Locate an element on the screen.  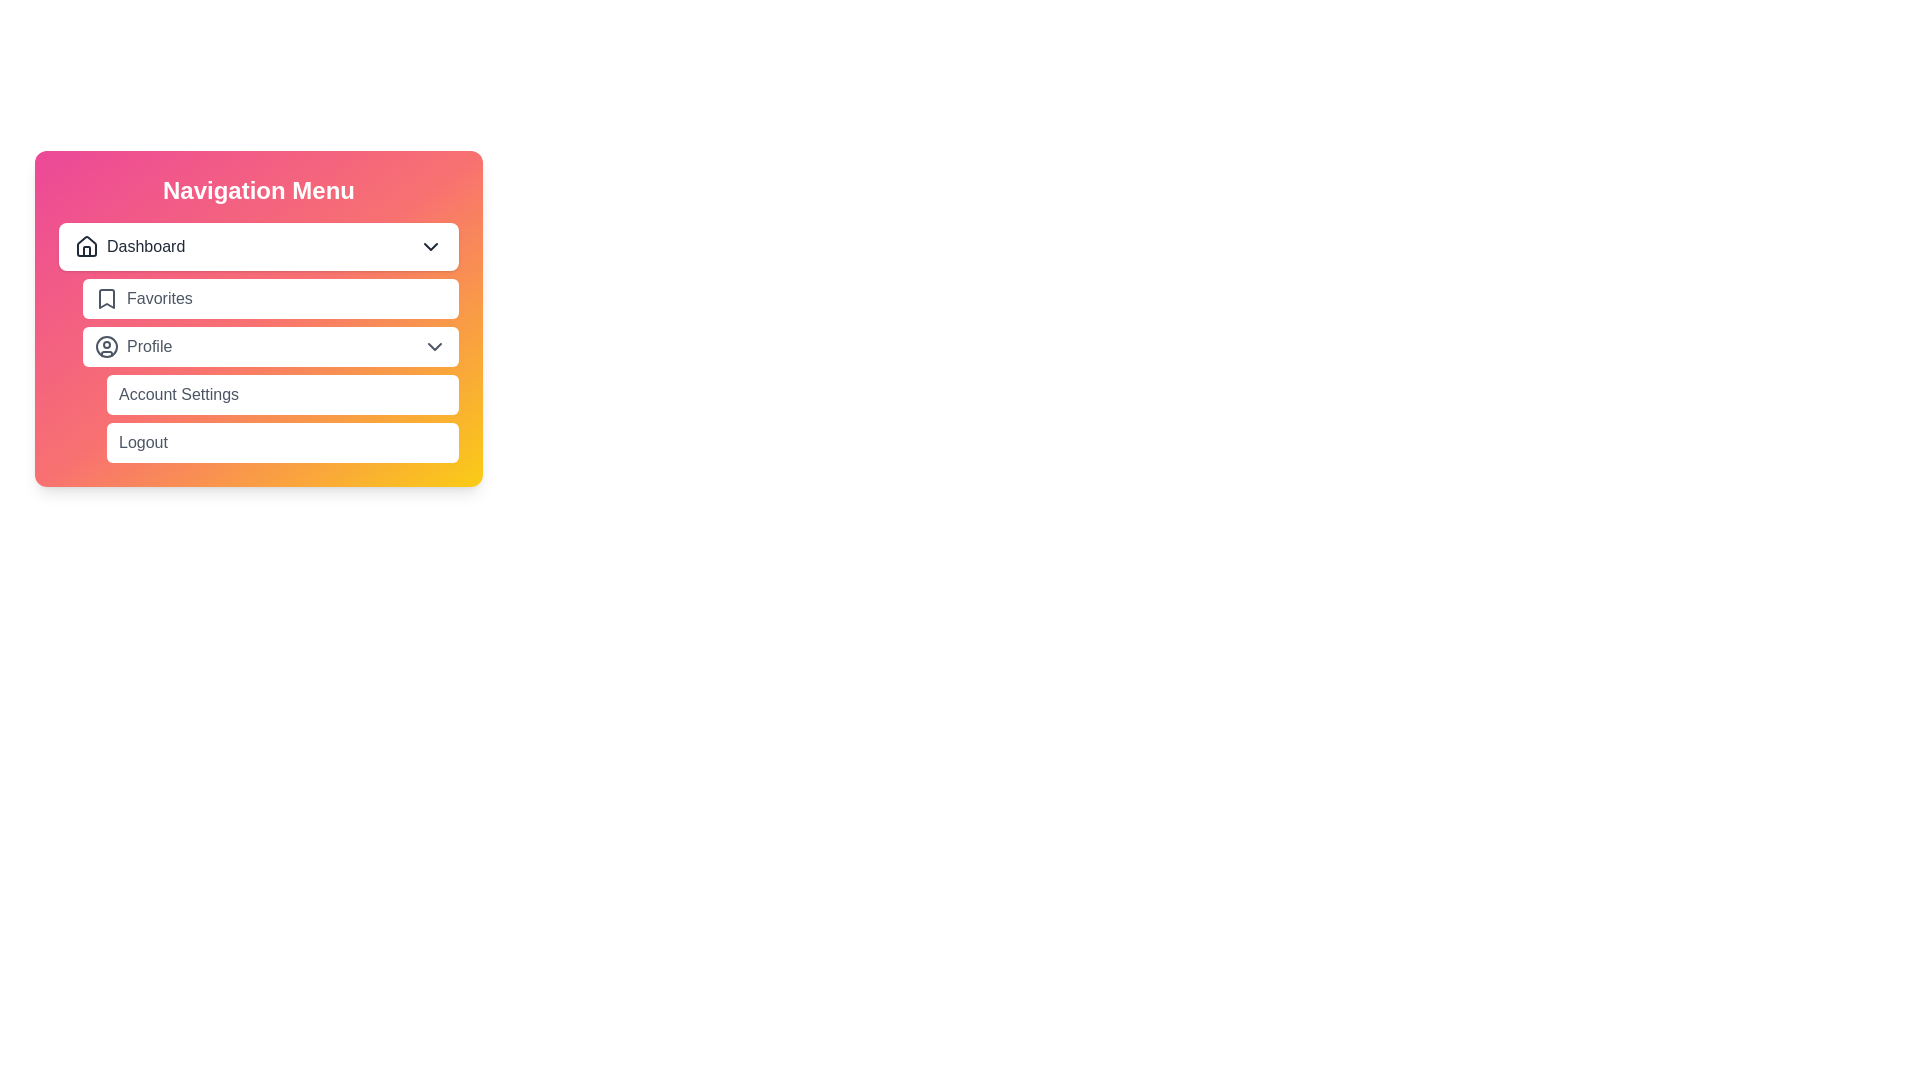
the SVG circle graphical component located next to the 'Profile' text in the navigation menu is located at coordinates (105, 346).